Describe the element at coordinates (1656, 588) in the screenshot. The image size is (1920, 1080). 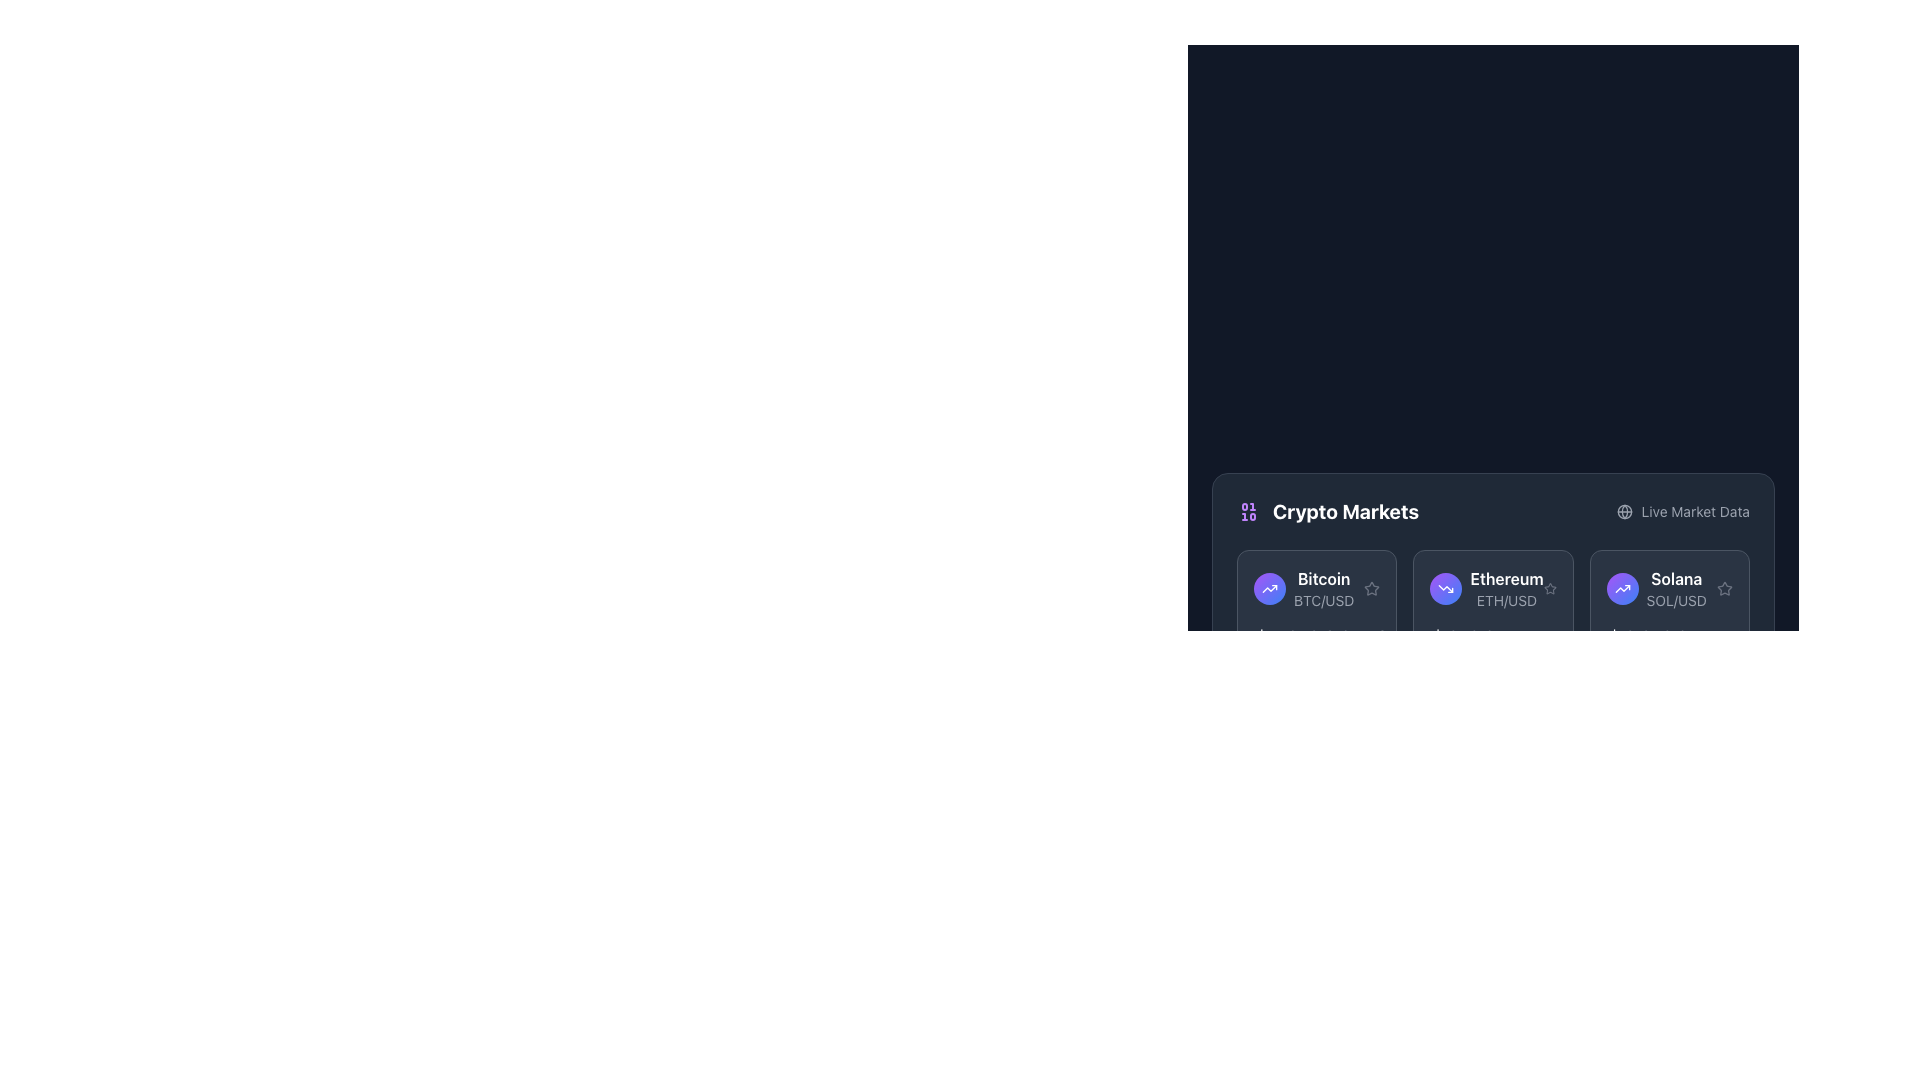
I see `the 'Solana' informational card, which features a rounded purple-to-blue gradient icon with a white upward arrow and displays the text 'Solana' in bold white and 'SOL/USD' in smaller gray font` at that location.